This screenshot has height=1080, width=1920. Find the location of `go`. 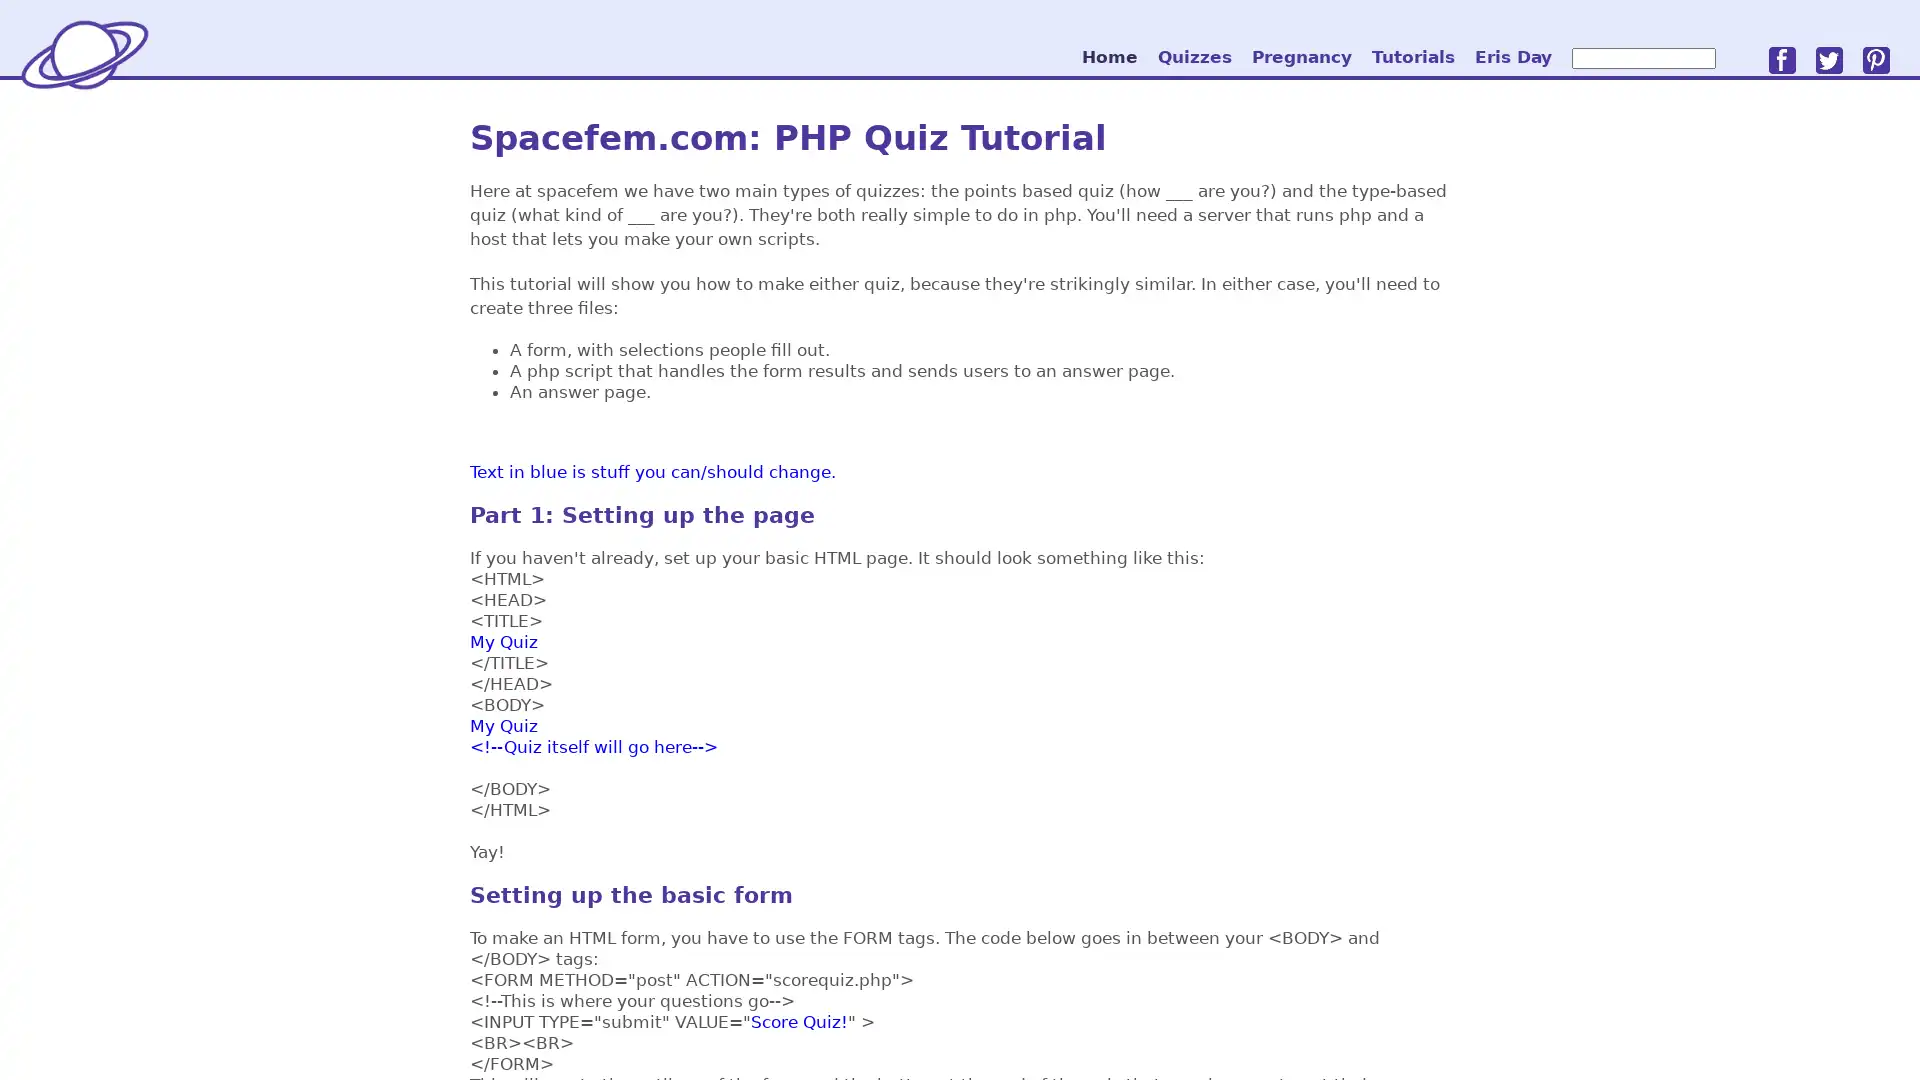

go is located at coordinates (1733, 56).